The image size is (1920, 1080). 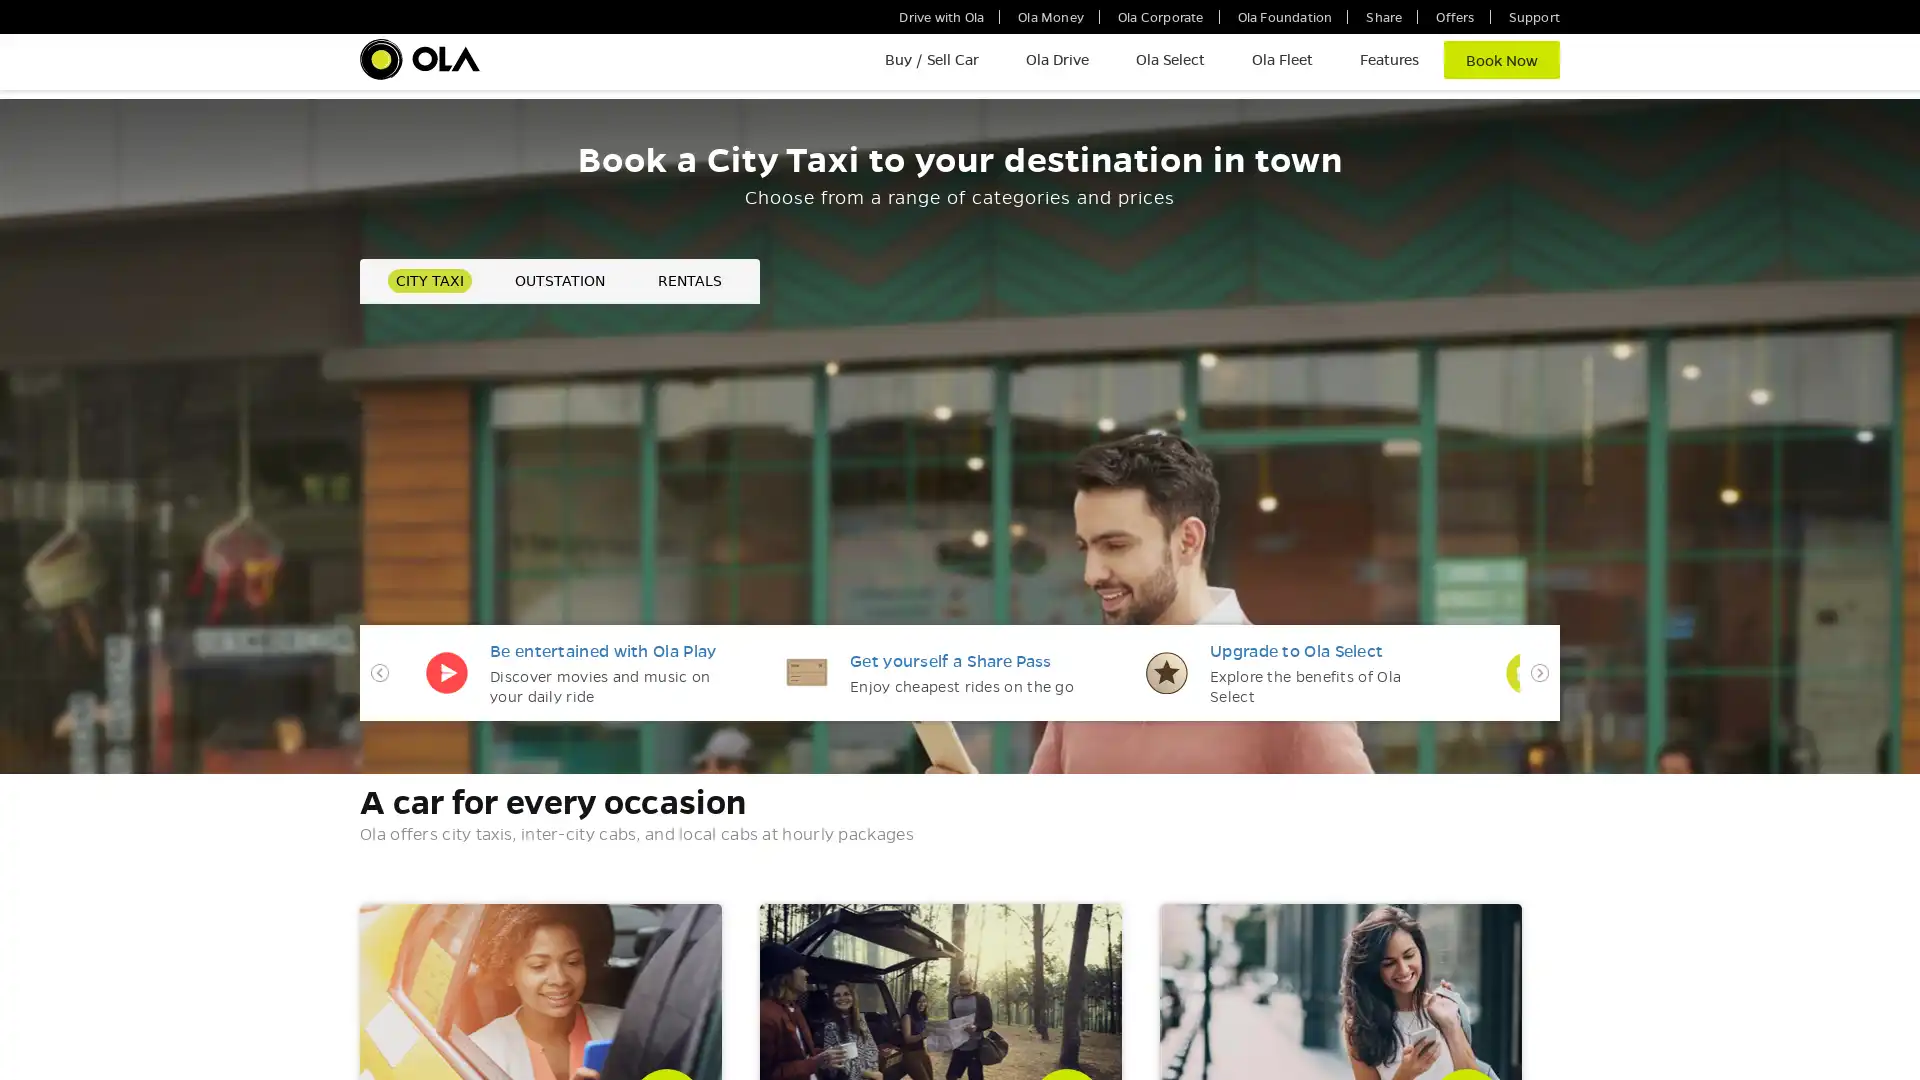 I want to click on Prev, so click(x=379, y=773).